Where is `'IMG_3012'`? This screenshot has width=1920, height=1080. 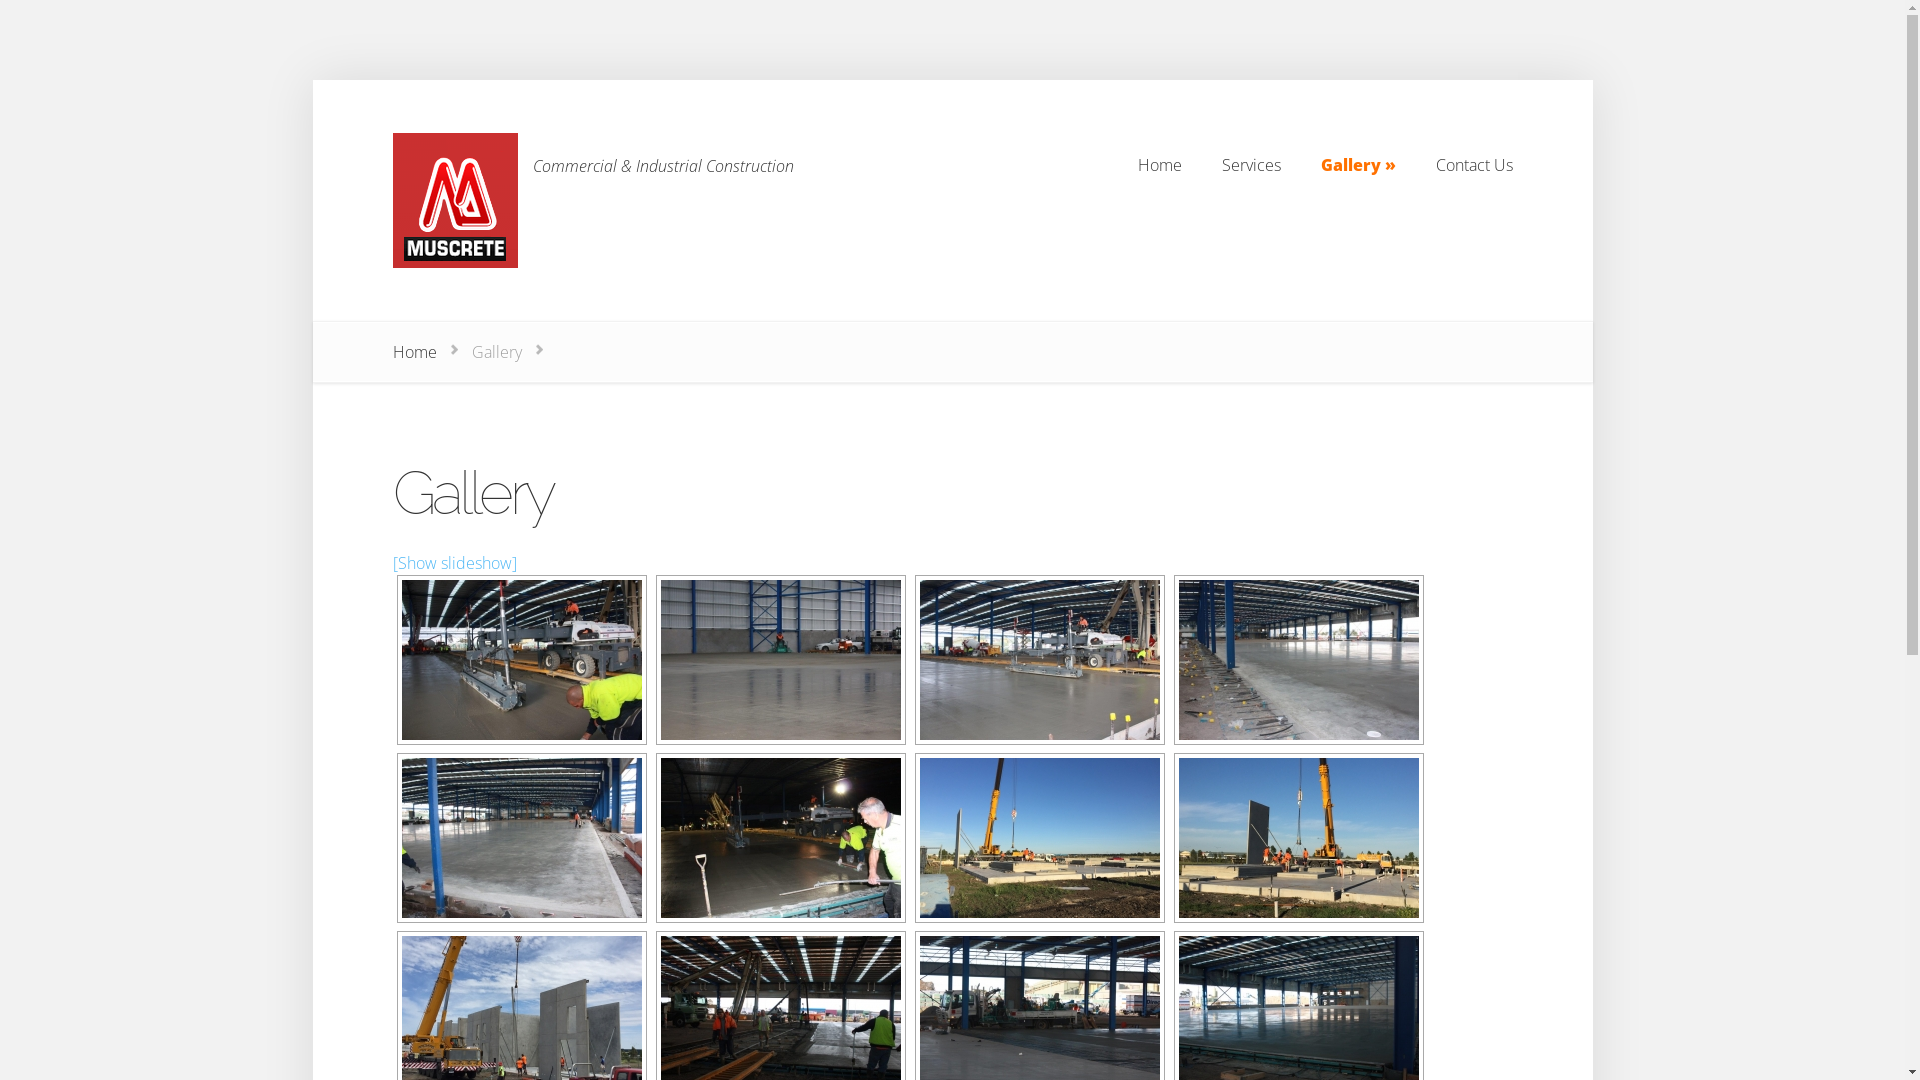 'IMG_3012' is located at coordinates (1299, 837).